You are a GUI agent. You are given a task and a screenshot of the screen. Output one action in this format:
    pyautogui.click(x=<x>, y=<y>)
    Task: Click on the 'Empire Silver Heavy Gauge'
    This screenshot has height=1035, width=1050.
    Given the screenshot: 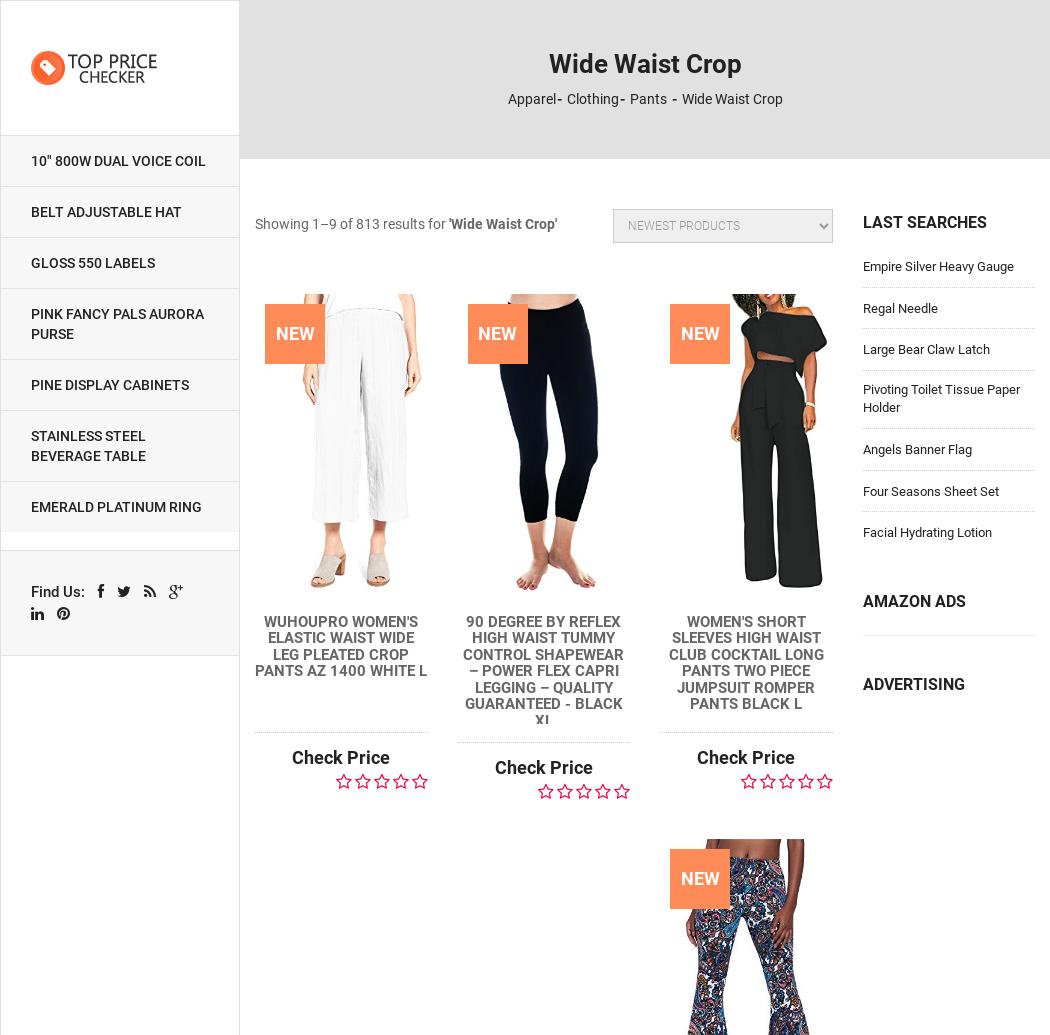 What is the action you would take?
    pyautogui.click(x=862, y=266)
    